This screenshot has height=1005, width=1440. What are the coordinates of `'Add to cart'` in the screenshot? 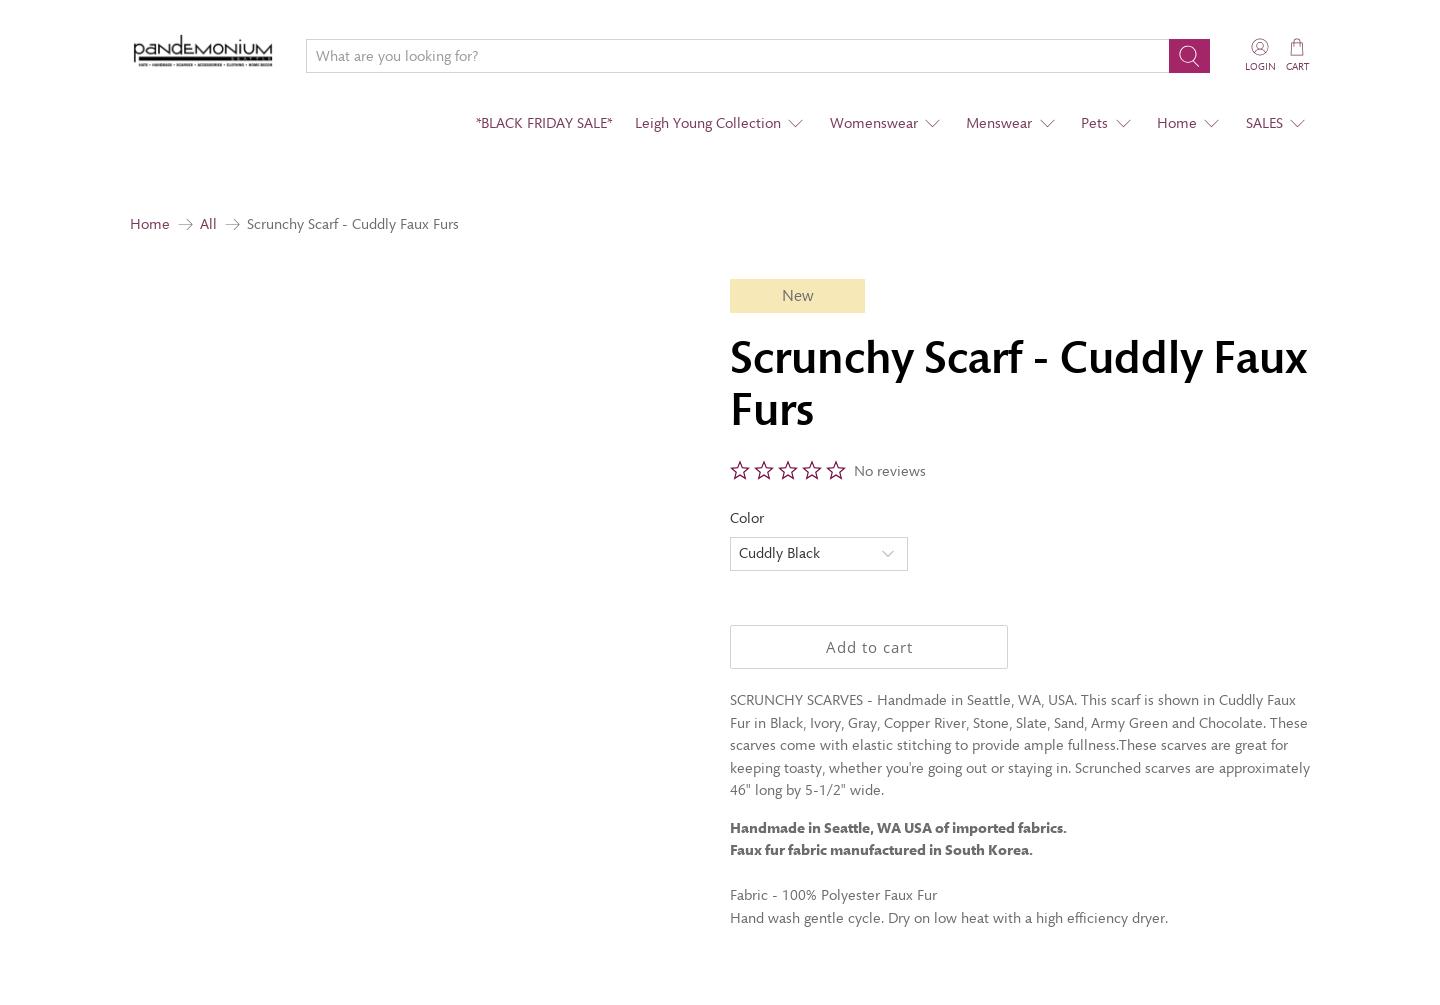 It's located at (867, 646).